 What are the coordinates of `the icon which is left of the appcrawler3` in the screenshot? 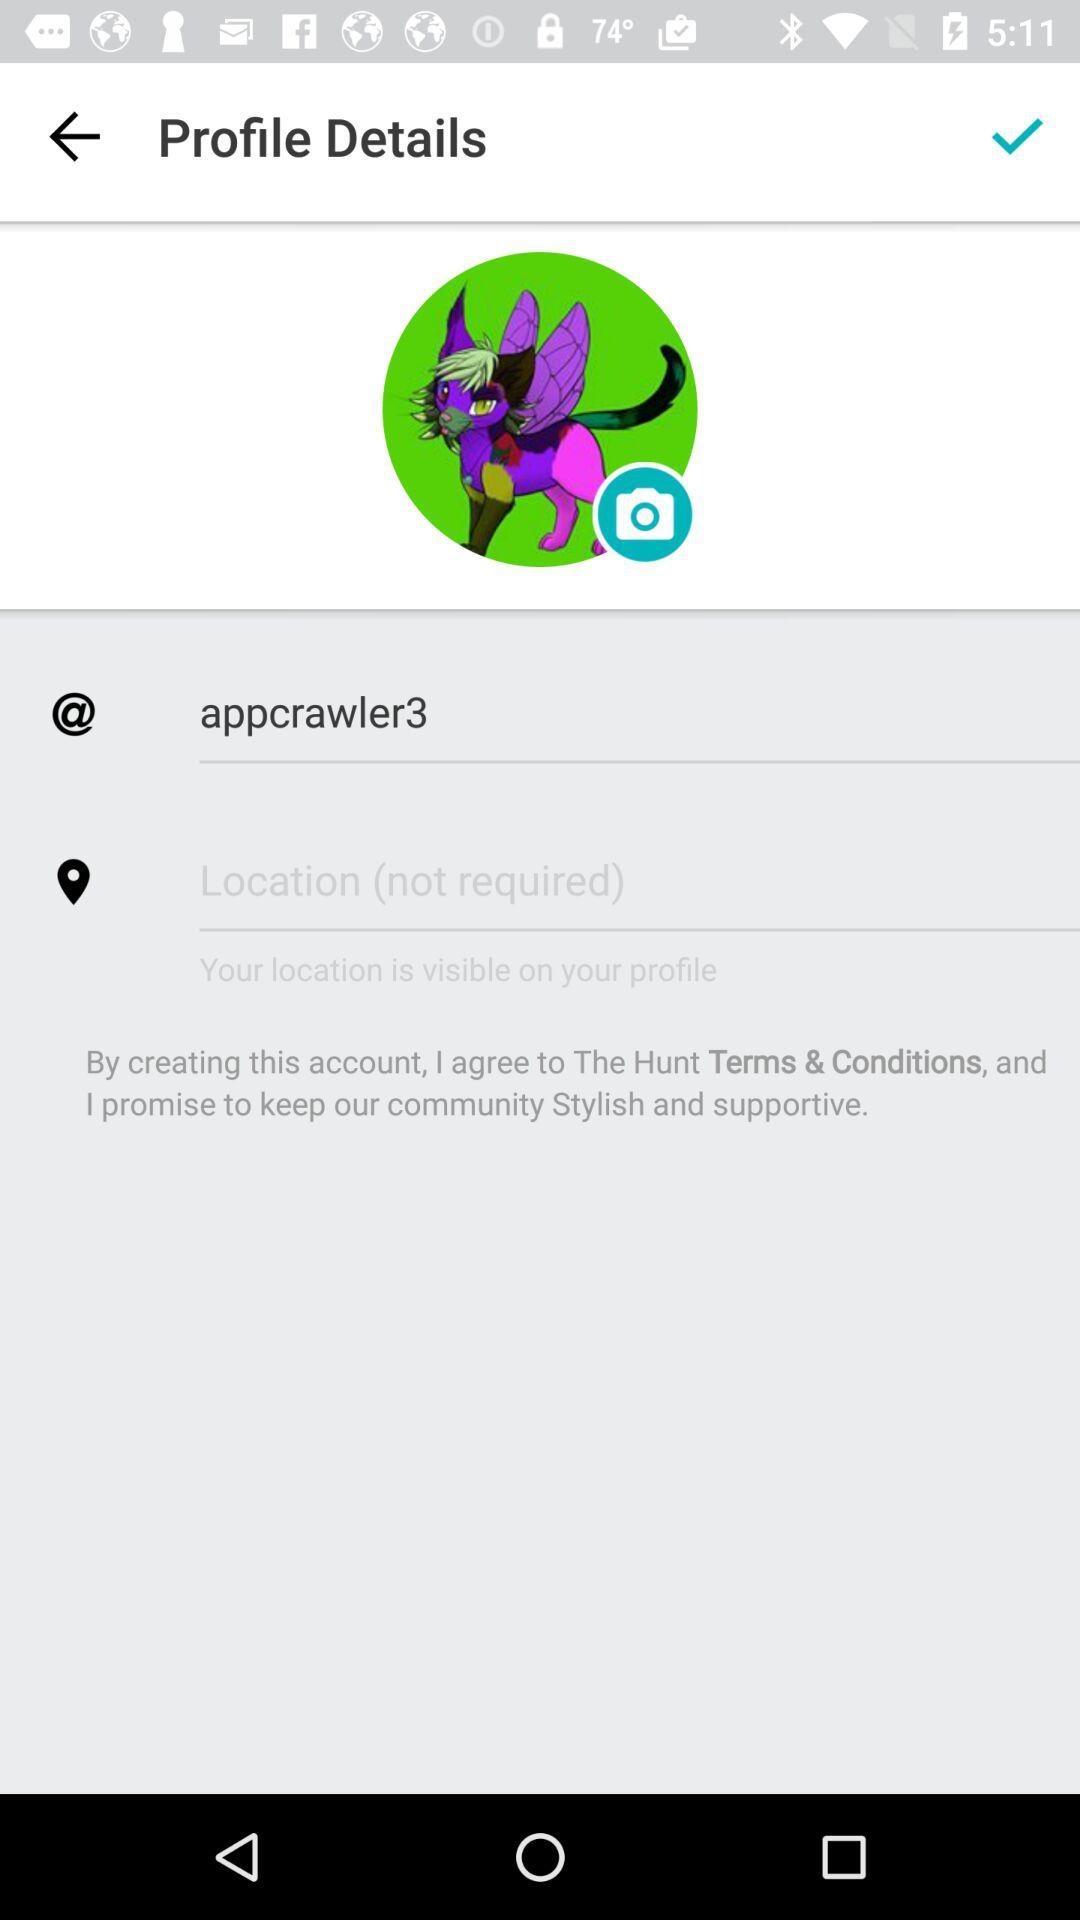 It's located at (72, 714).